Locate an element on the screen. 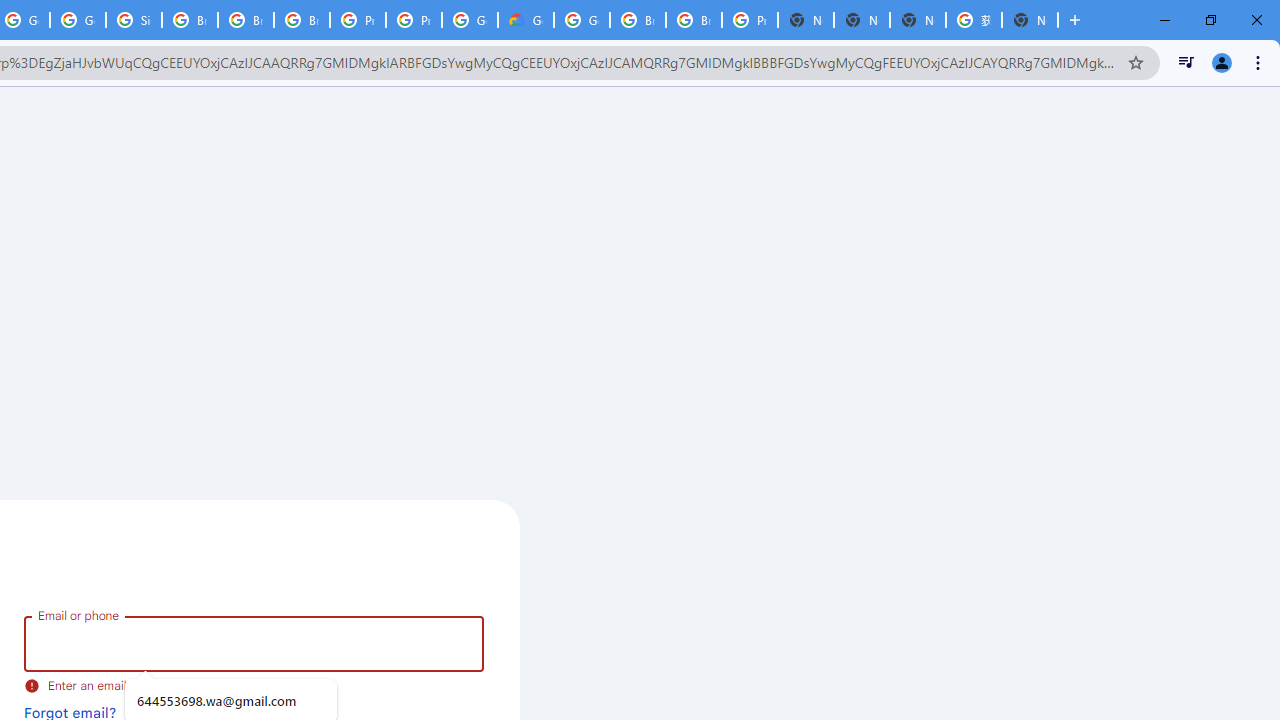 The image size is (1280, 720). 'Browse Chrome as a guest - Computer - Google Chrome Help' is located at coordinates (190, 20).